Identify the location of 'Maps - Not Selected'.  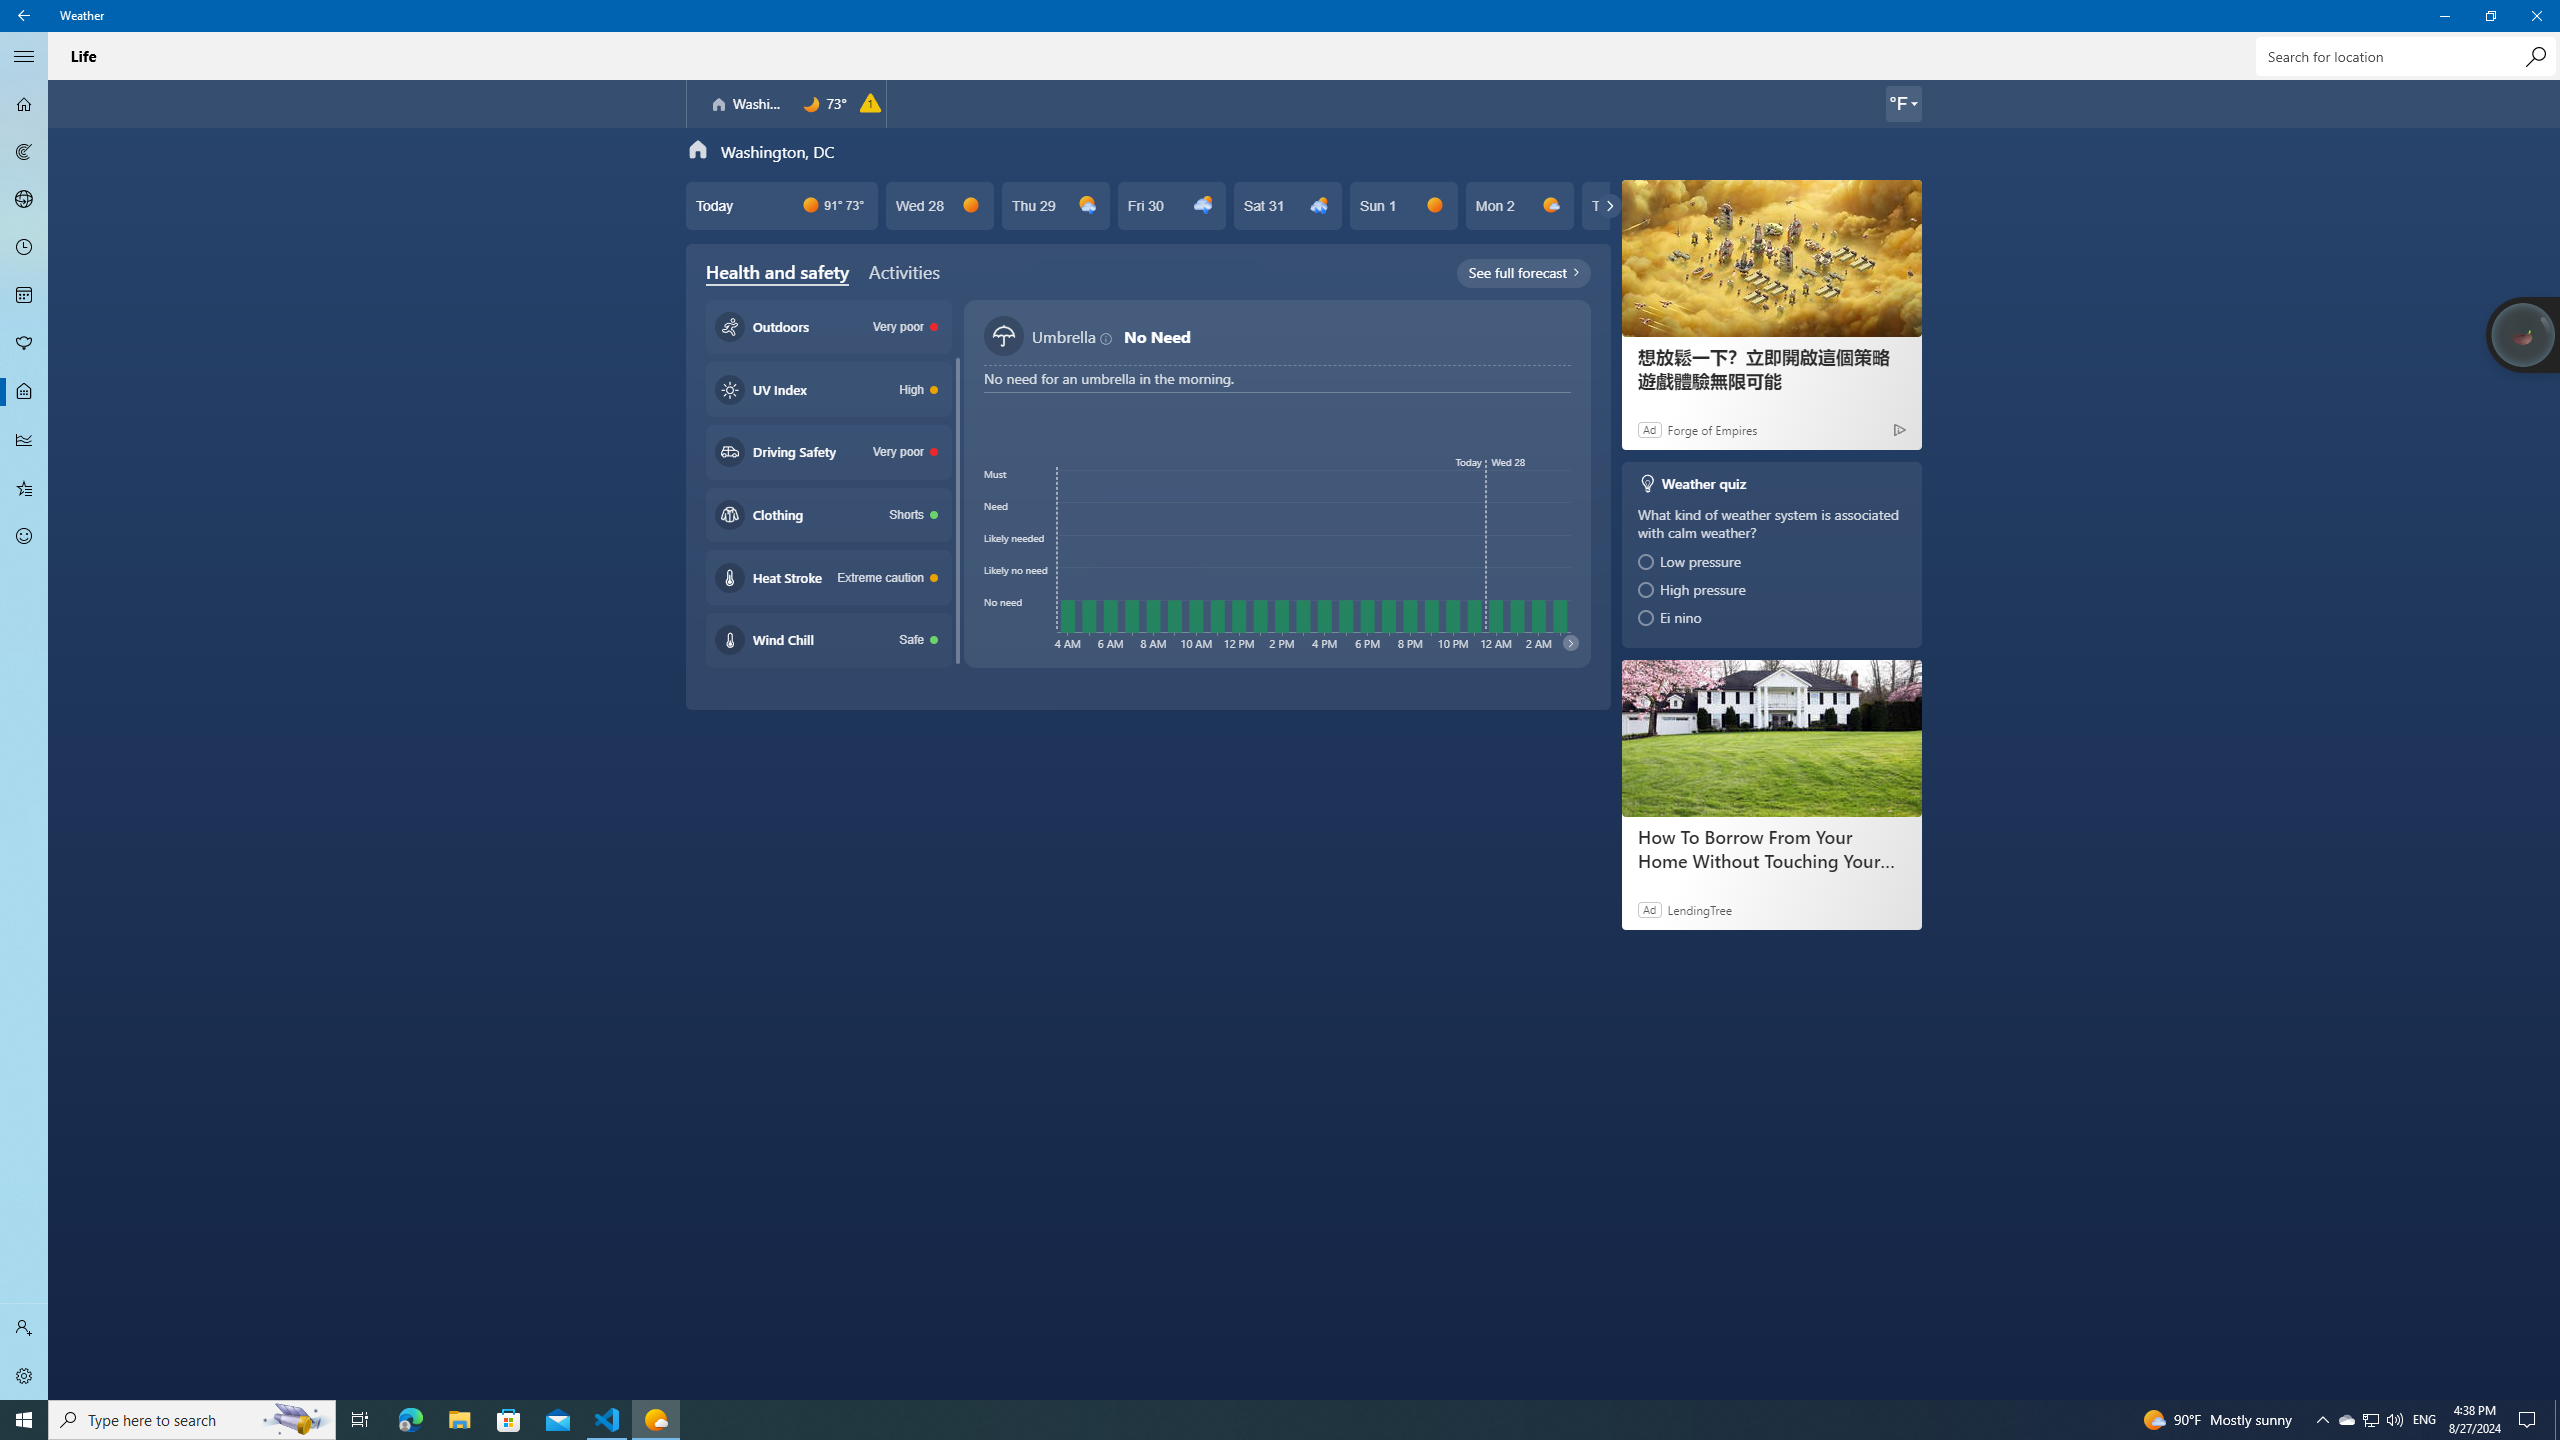
(24, 150).